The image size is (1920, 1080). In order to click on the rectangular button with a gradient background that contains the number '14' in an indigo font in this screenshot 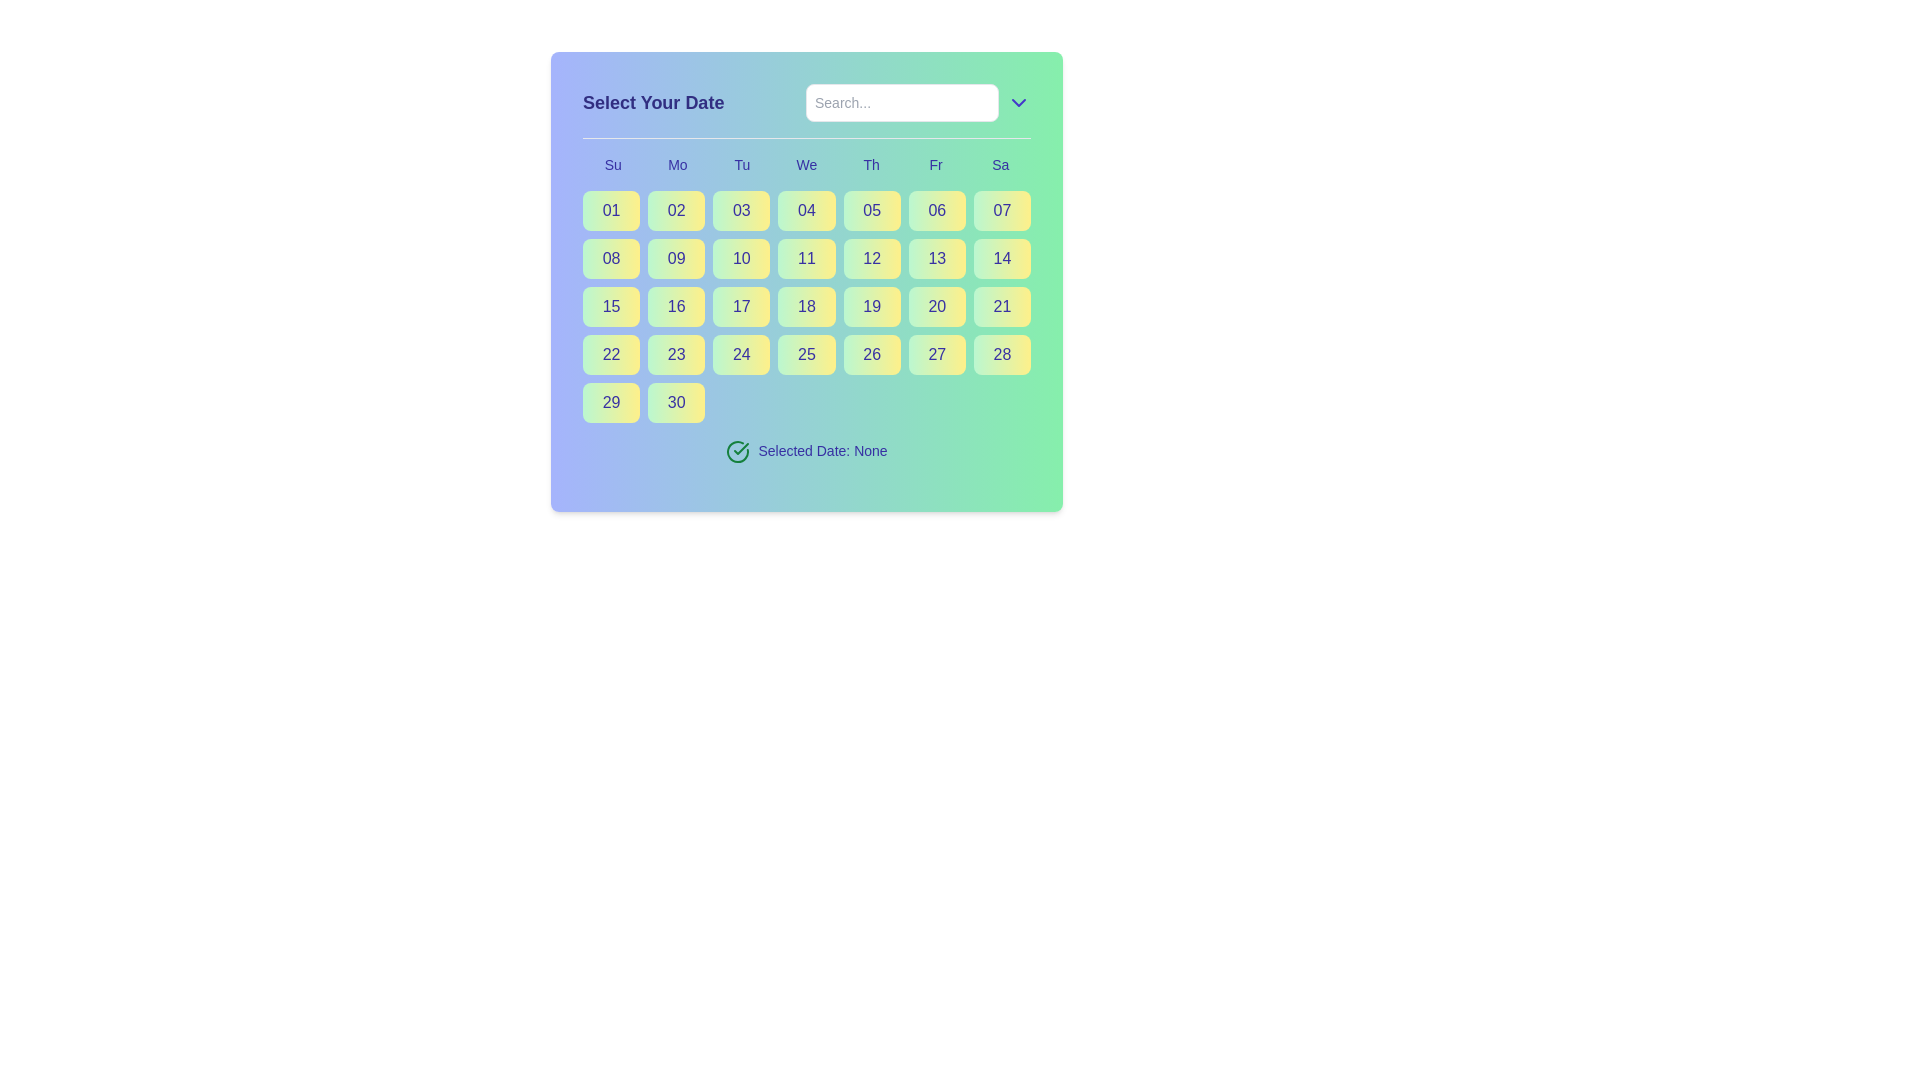, I will do `click(1002, 257)`.